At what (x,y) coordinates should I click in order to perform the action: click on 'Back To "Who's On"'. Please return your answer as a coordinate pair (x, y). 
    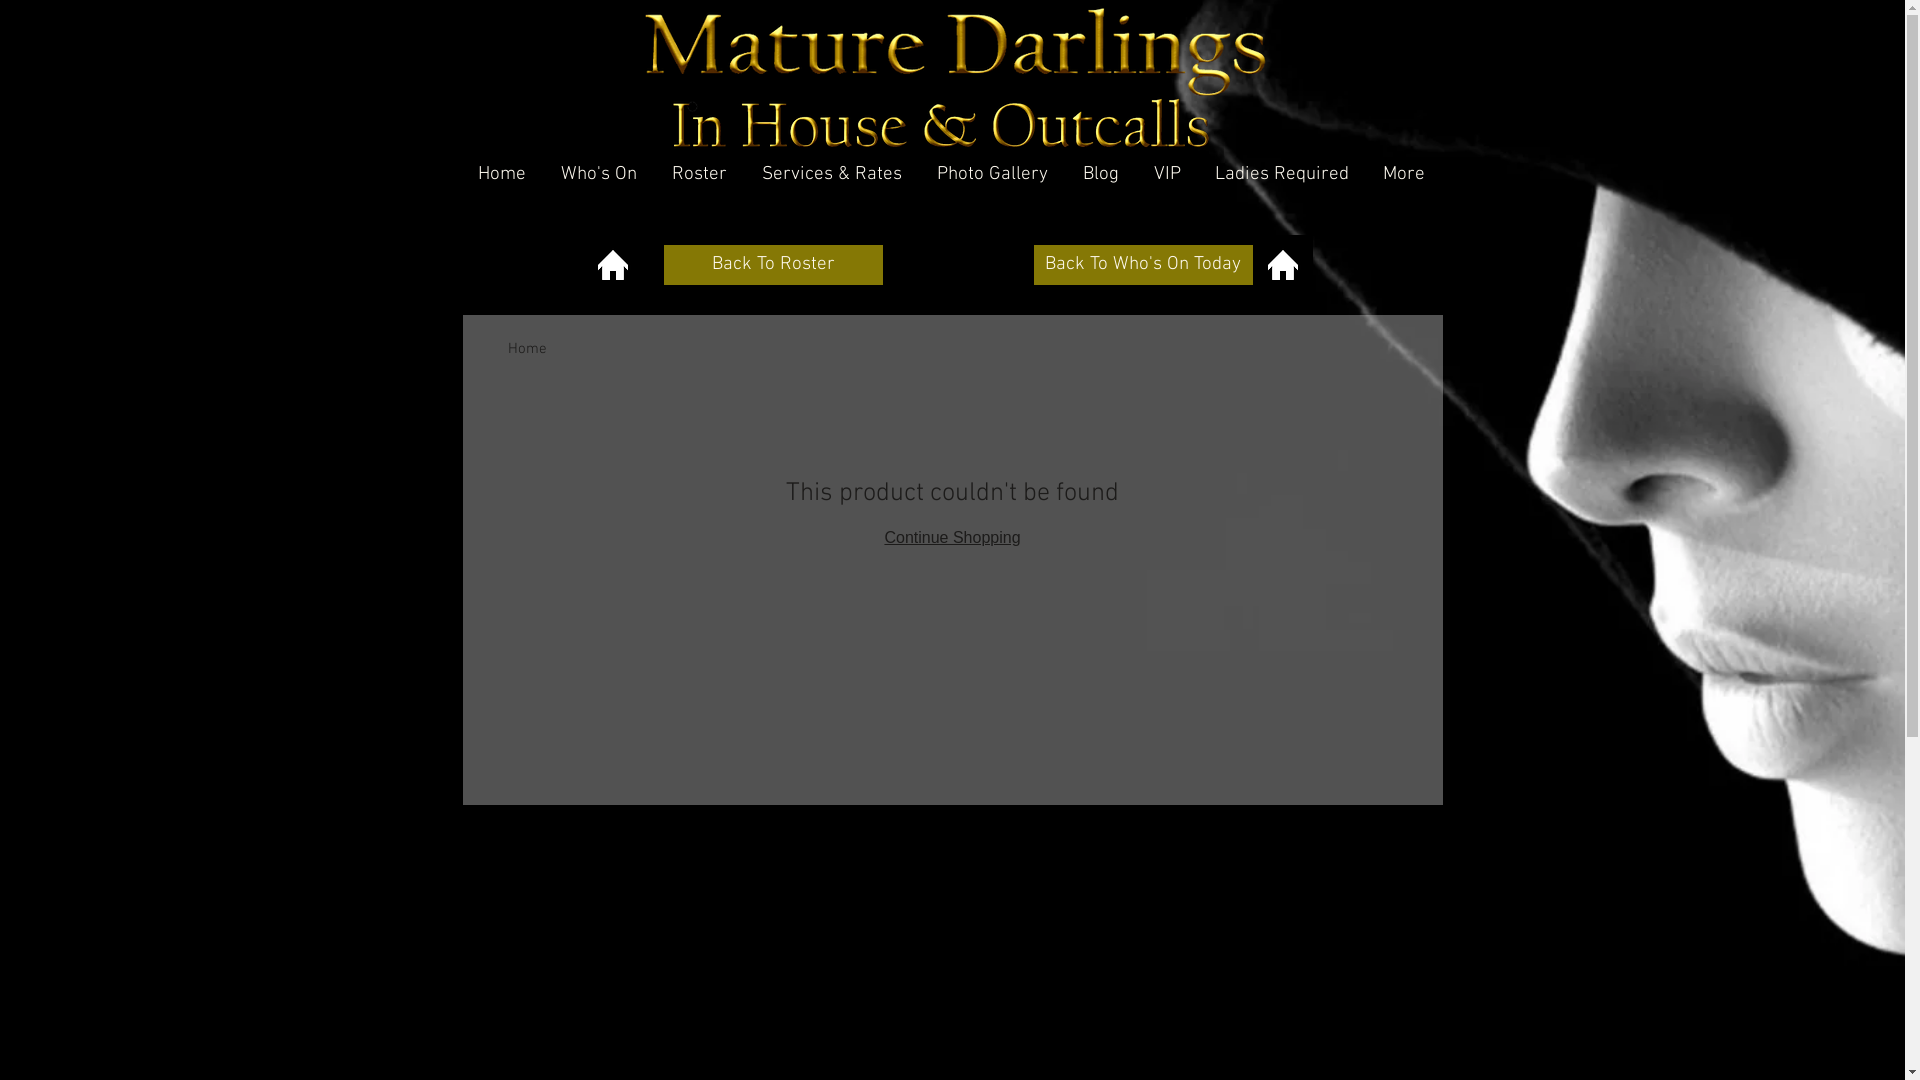
    Looking at the image, I should click on (580, 264).